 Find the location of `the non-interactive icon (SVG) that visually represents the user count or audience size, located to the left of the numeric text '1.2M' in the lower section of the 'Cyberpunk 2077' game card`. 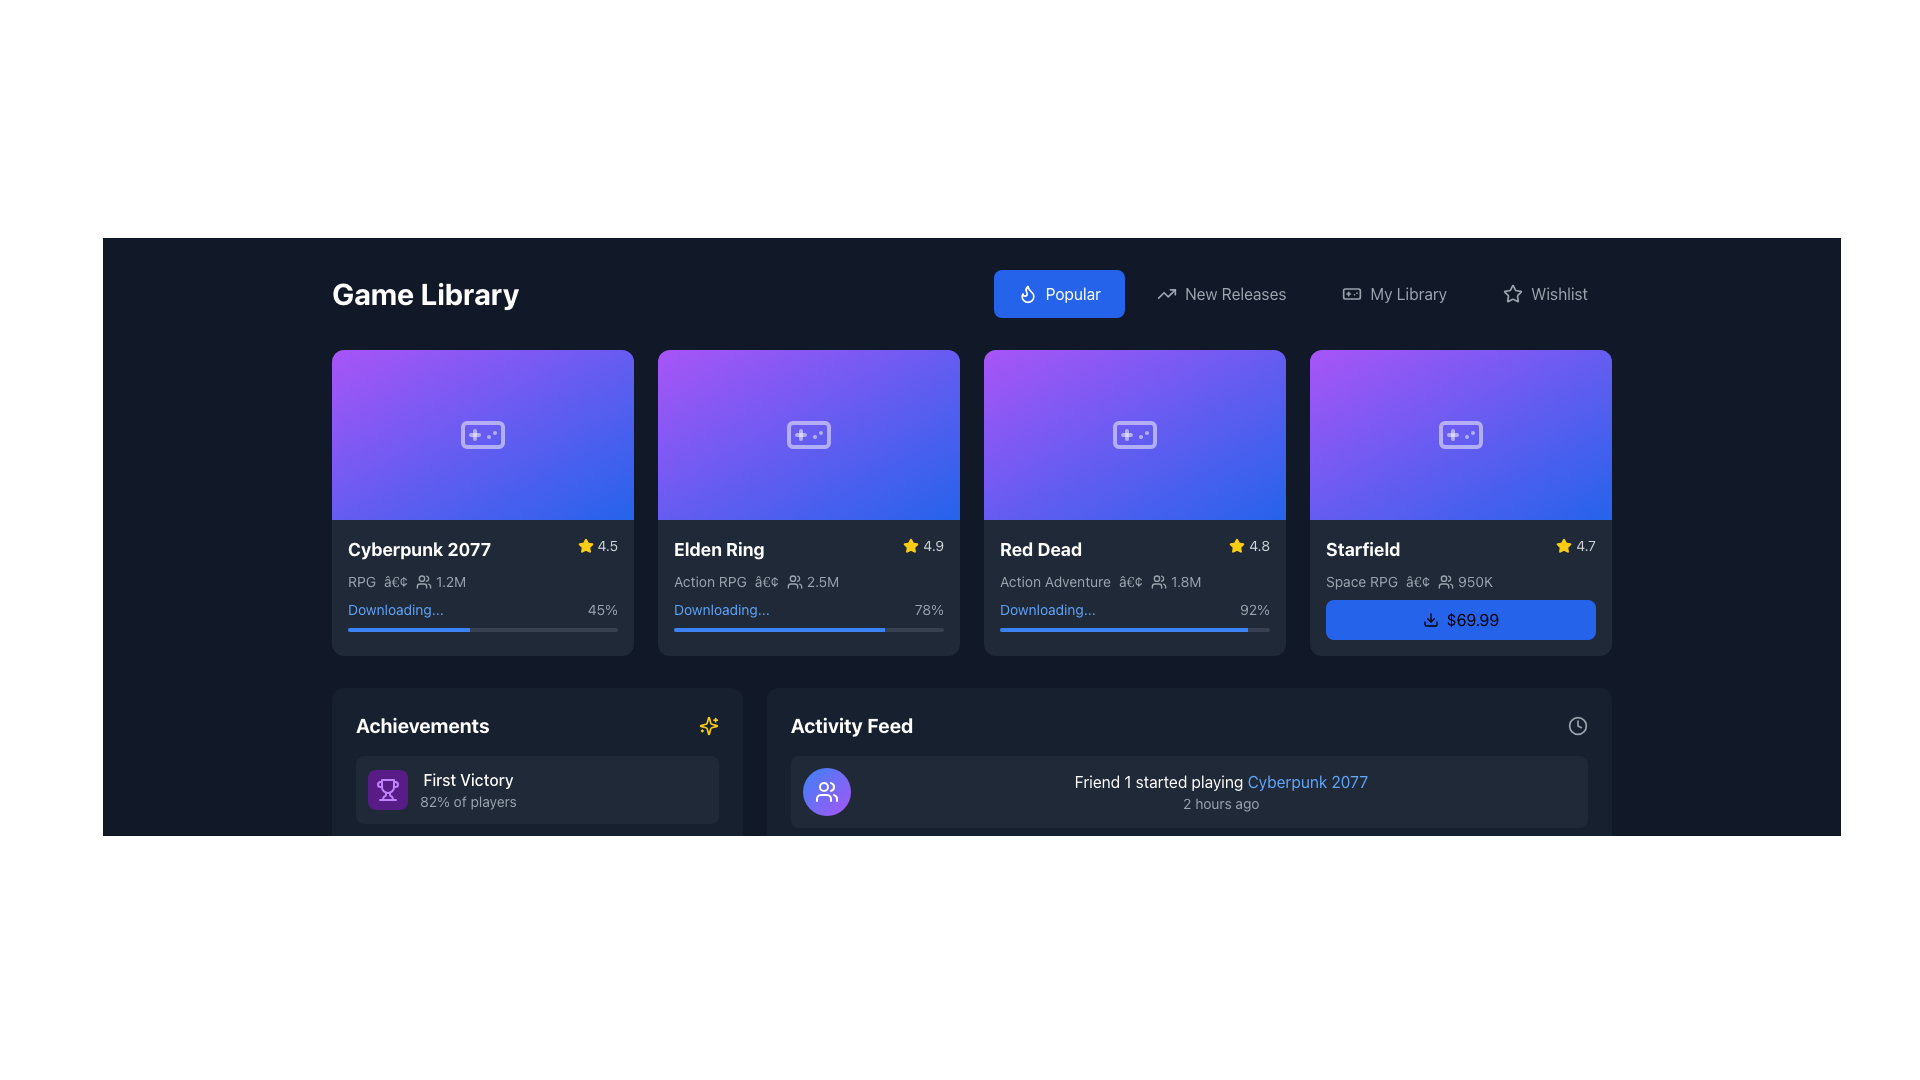

the non-interactive icon (SVG) that visually represents the user count or audience size, located to the left of the numeric text '1.2M' in the lower section of the 'Cyberpunk 2077' game card is located at coordinates (423, 581).